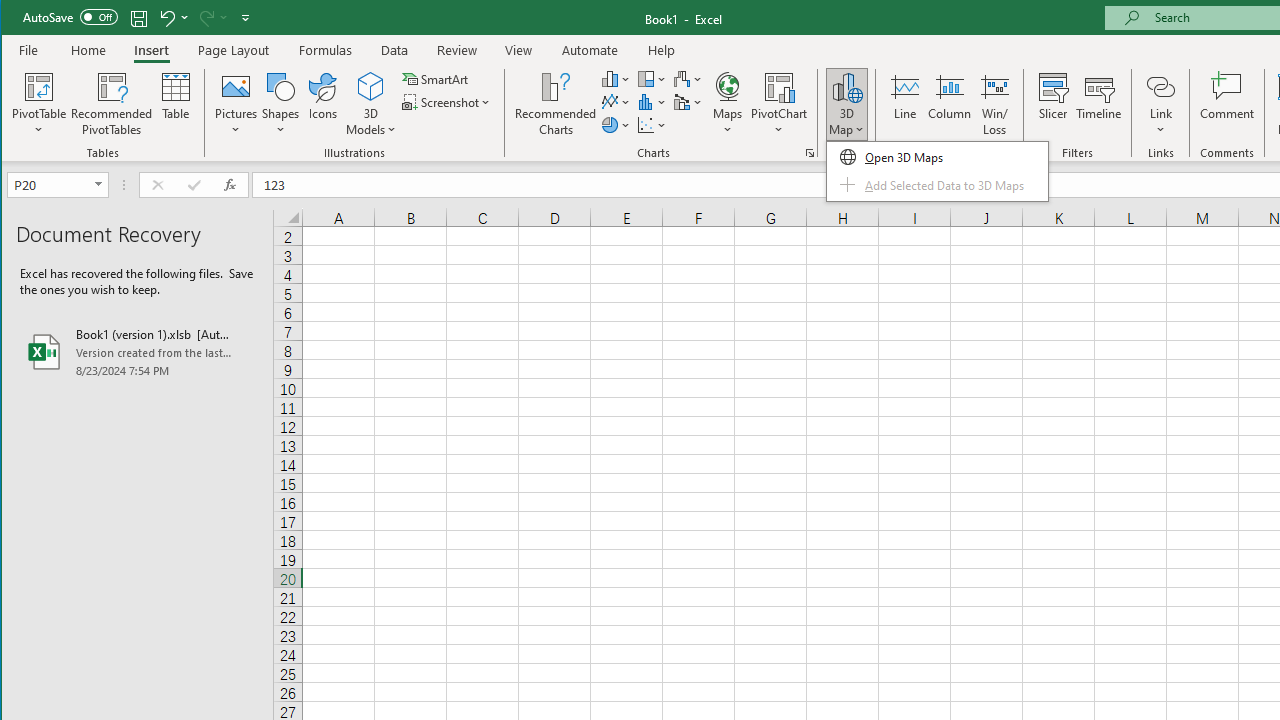 This screenshot has width=1280, height=720. Describe the element at coordinates (436, 78) in the screenshot. I see `'SmartArt...'` at that location.